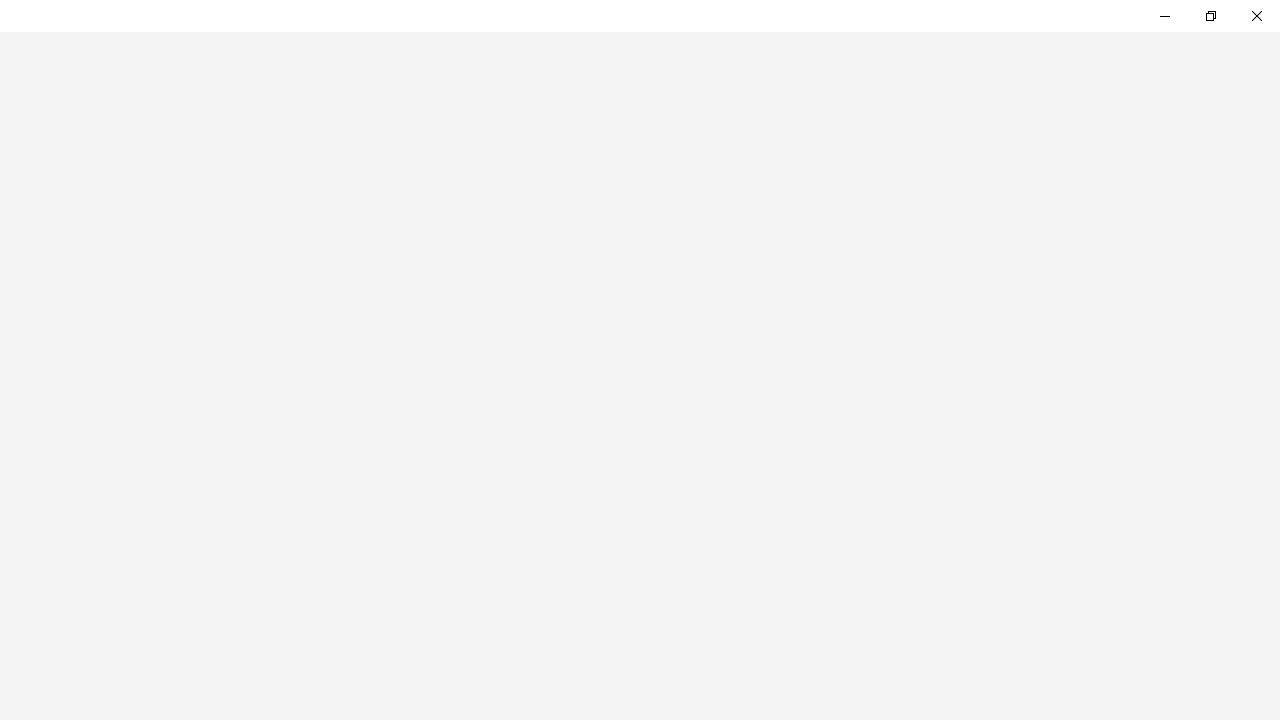 Image resolution: width=1280 pixels, height=720 pixels. I want to click on 'Restore Feedback Hub', so click(1209, 15).